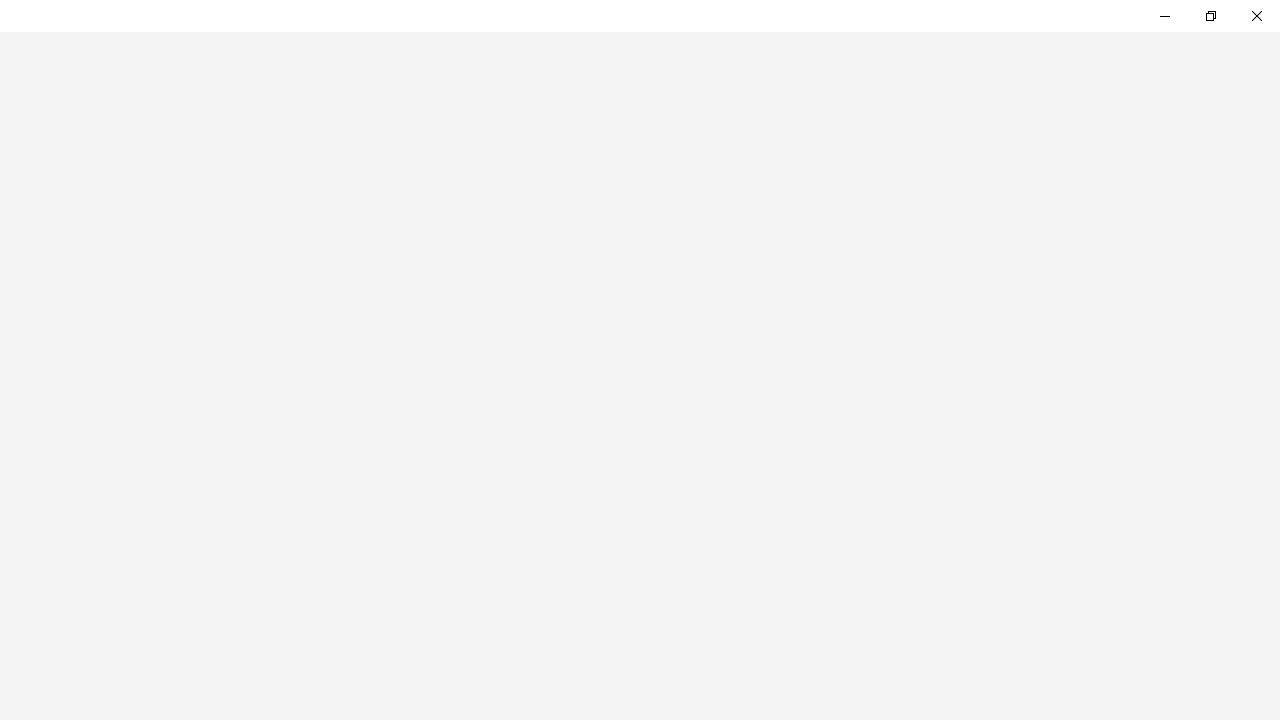 Image resolution: width=1280 pixels, height=720 pixels. I want to click on 'Restore Feedback Hub', so click(1209, 15).